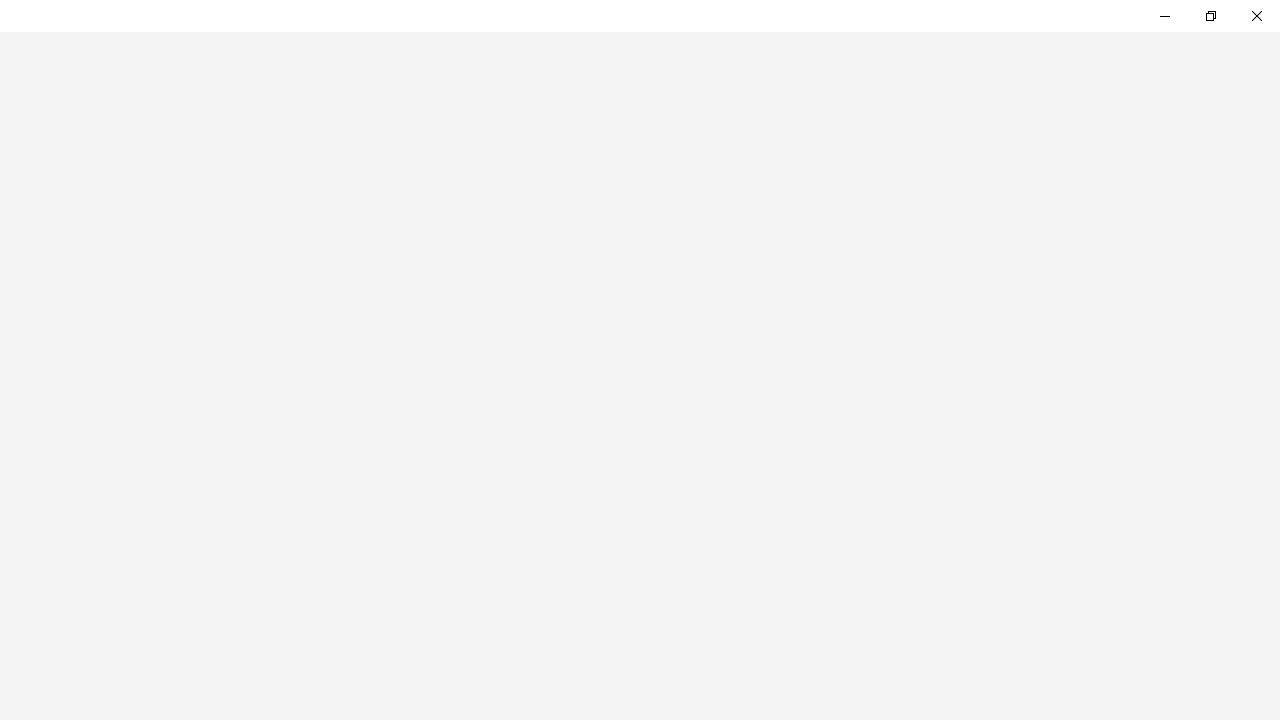 Image resolution: width=1280 pixels, height=720 pixels. I want to click on 'Restore Feedback Hub', so click(1209, 15).